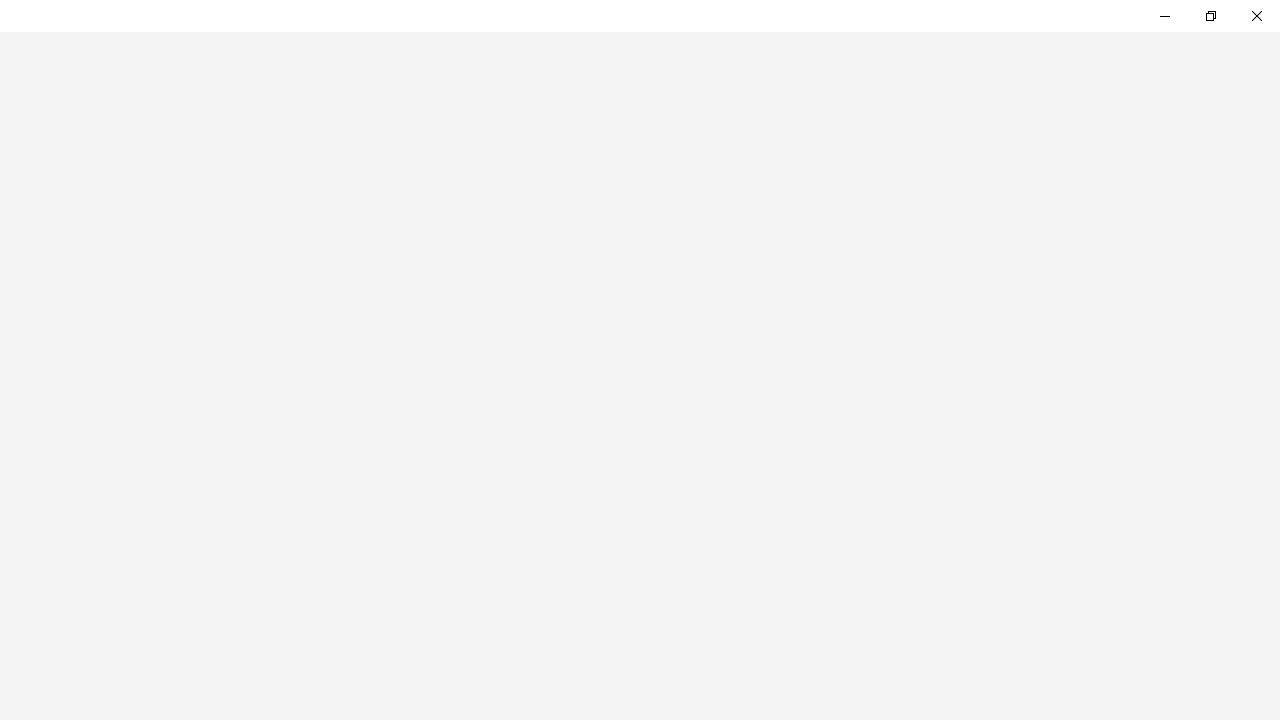 Image resolution: width=1280 pixels, height=720 pixels. I want to click on 'Restore Feedback Hub', so click(1209, 15).